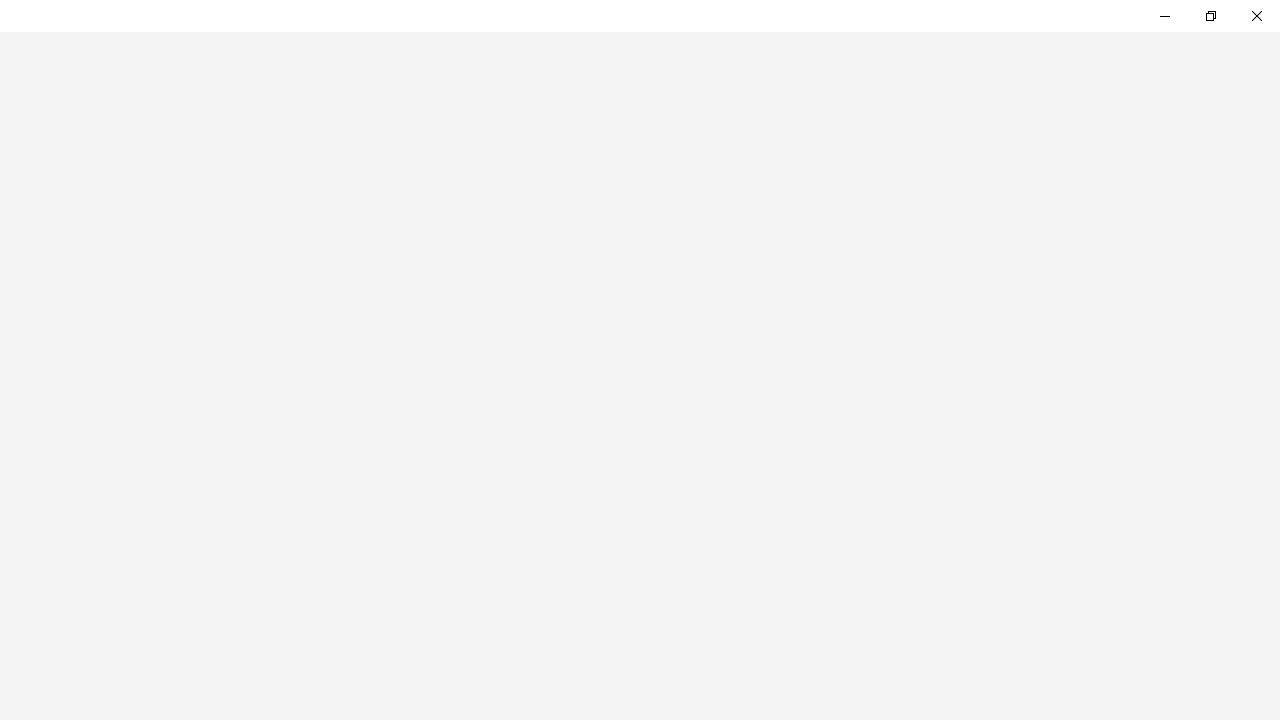 Image resolution: width=1280 pixels, height=720 pixels. I want to click on 'Restore Feedback Hub', so click(1209, 15).